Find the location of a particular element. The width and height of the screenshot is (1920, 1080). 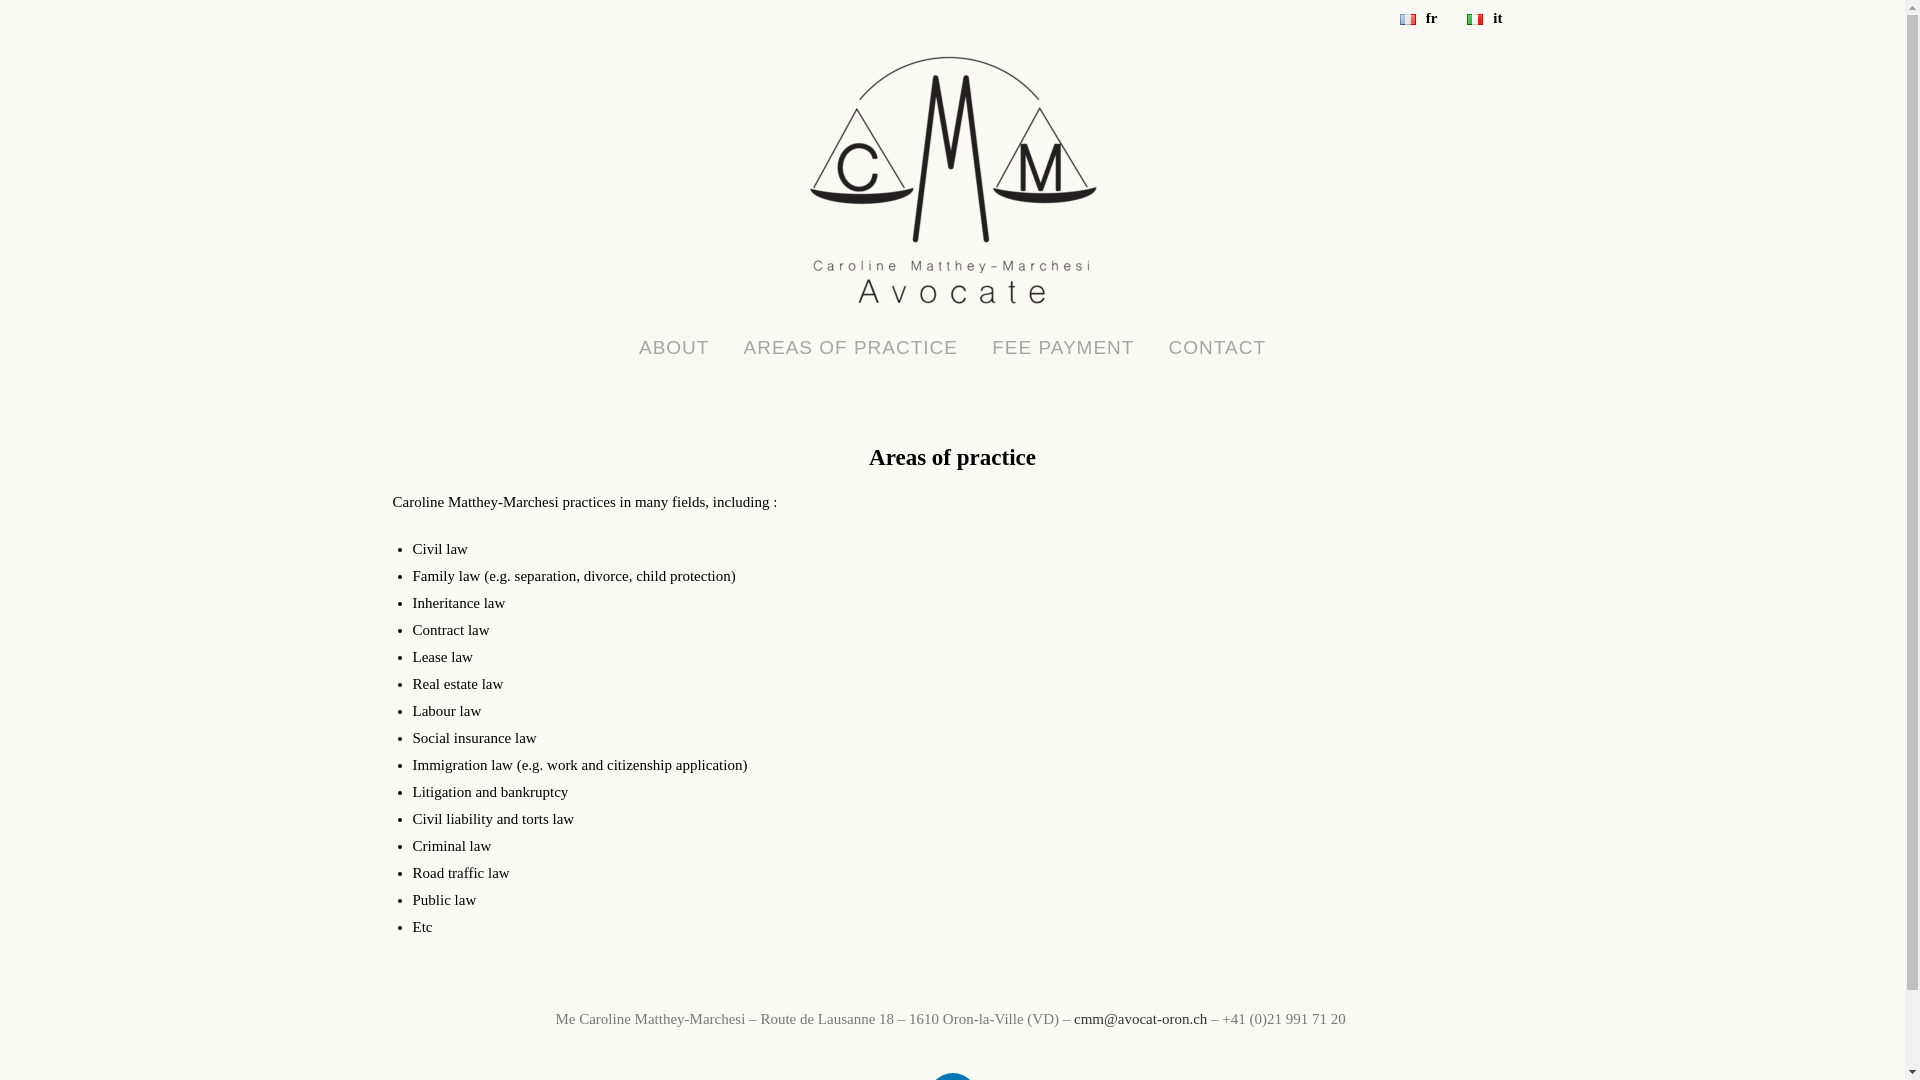

'it' is located at coordinates (1479, 18).